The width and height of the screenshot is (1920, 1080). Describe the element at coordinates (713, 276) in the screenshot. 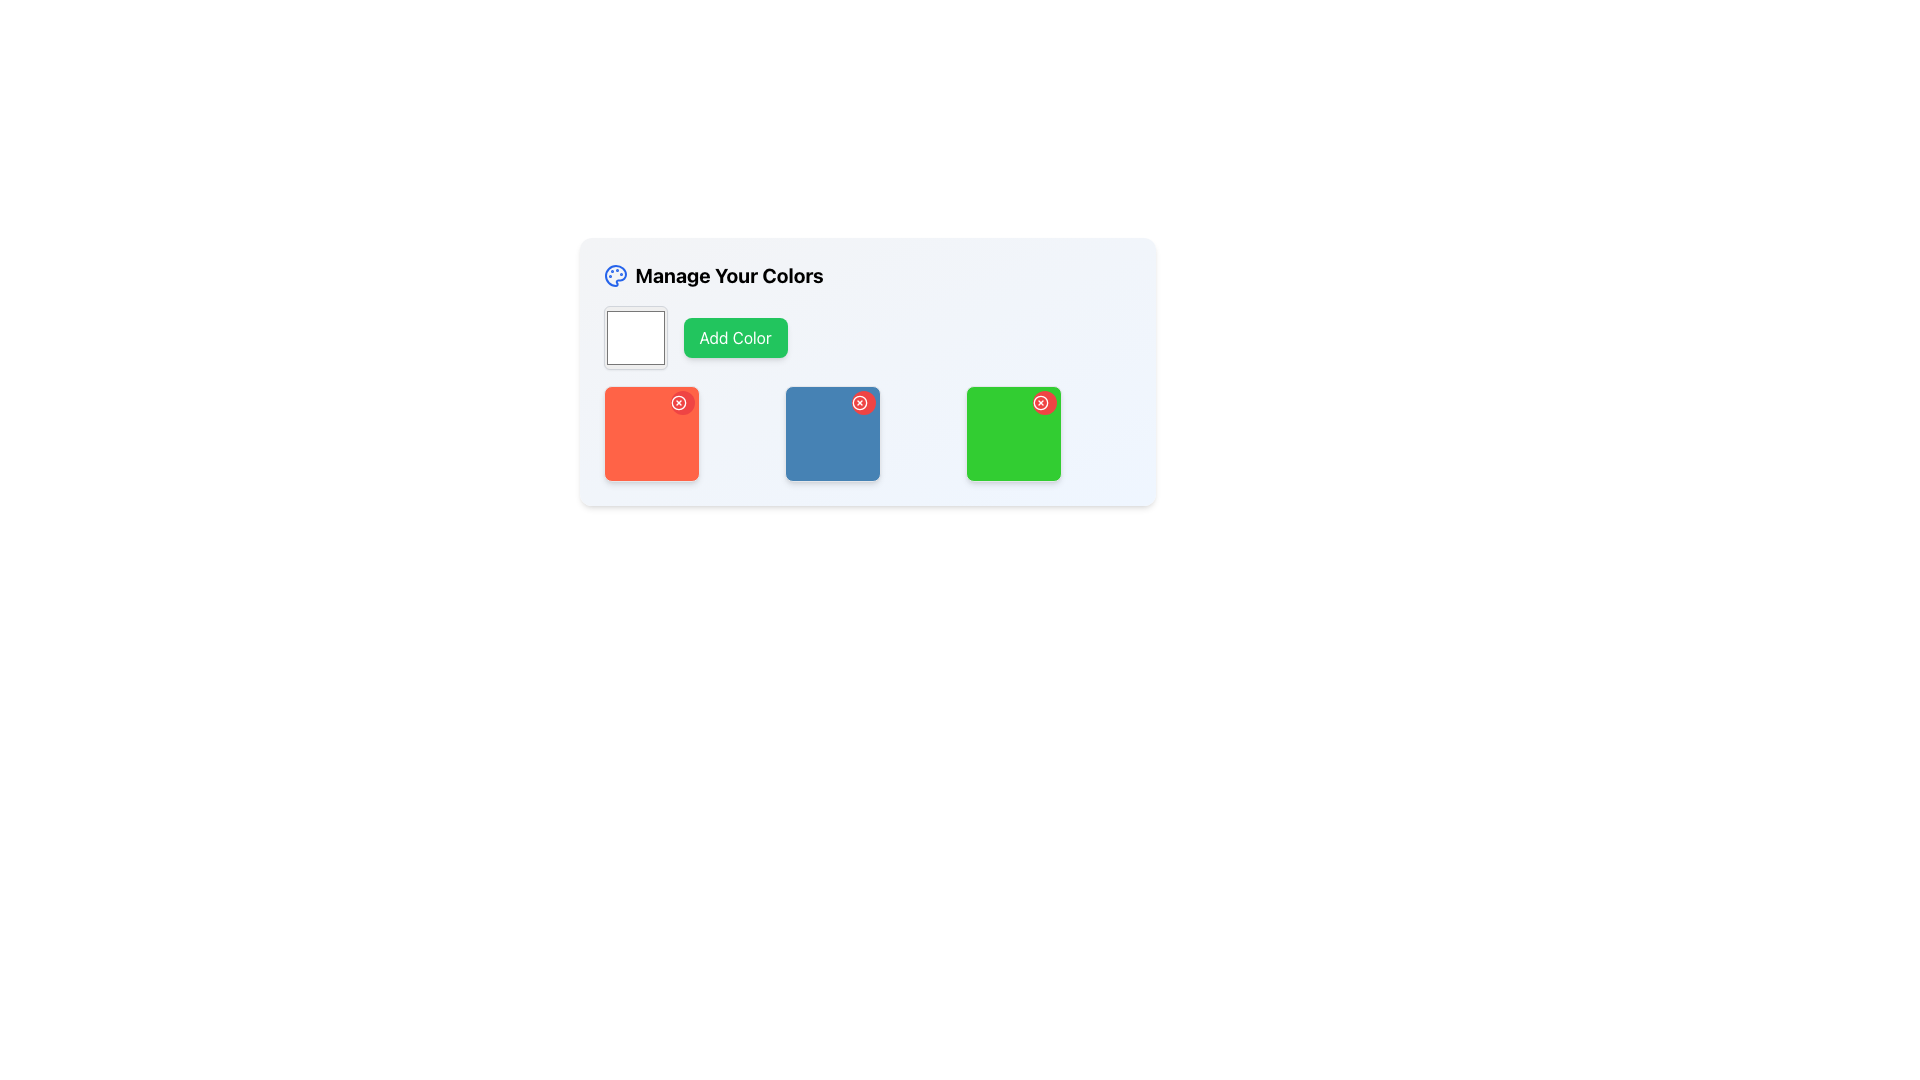

I see `header text that serves as the title for the color options management section, located at the top-left section of the interface, with an accompanying icon on its left` at that location.